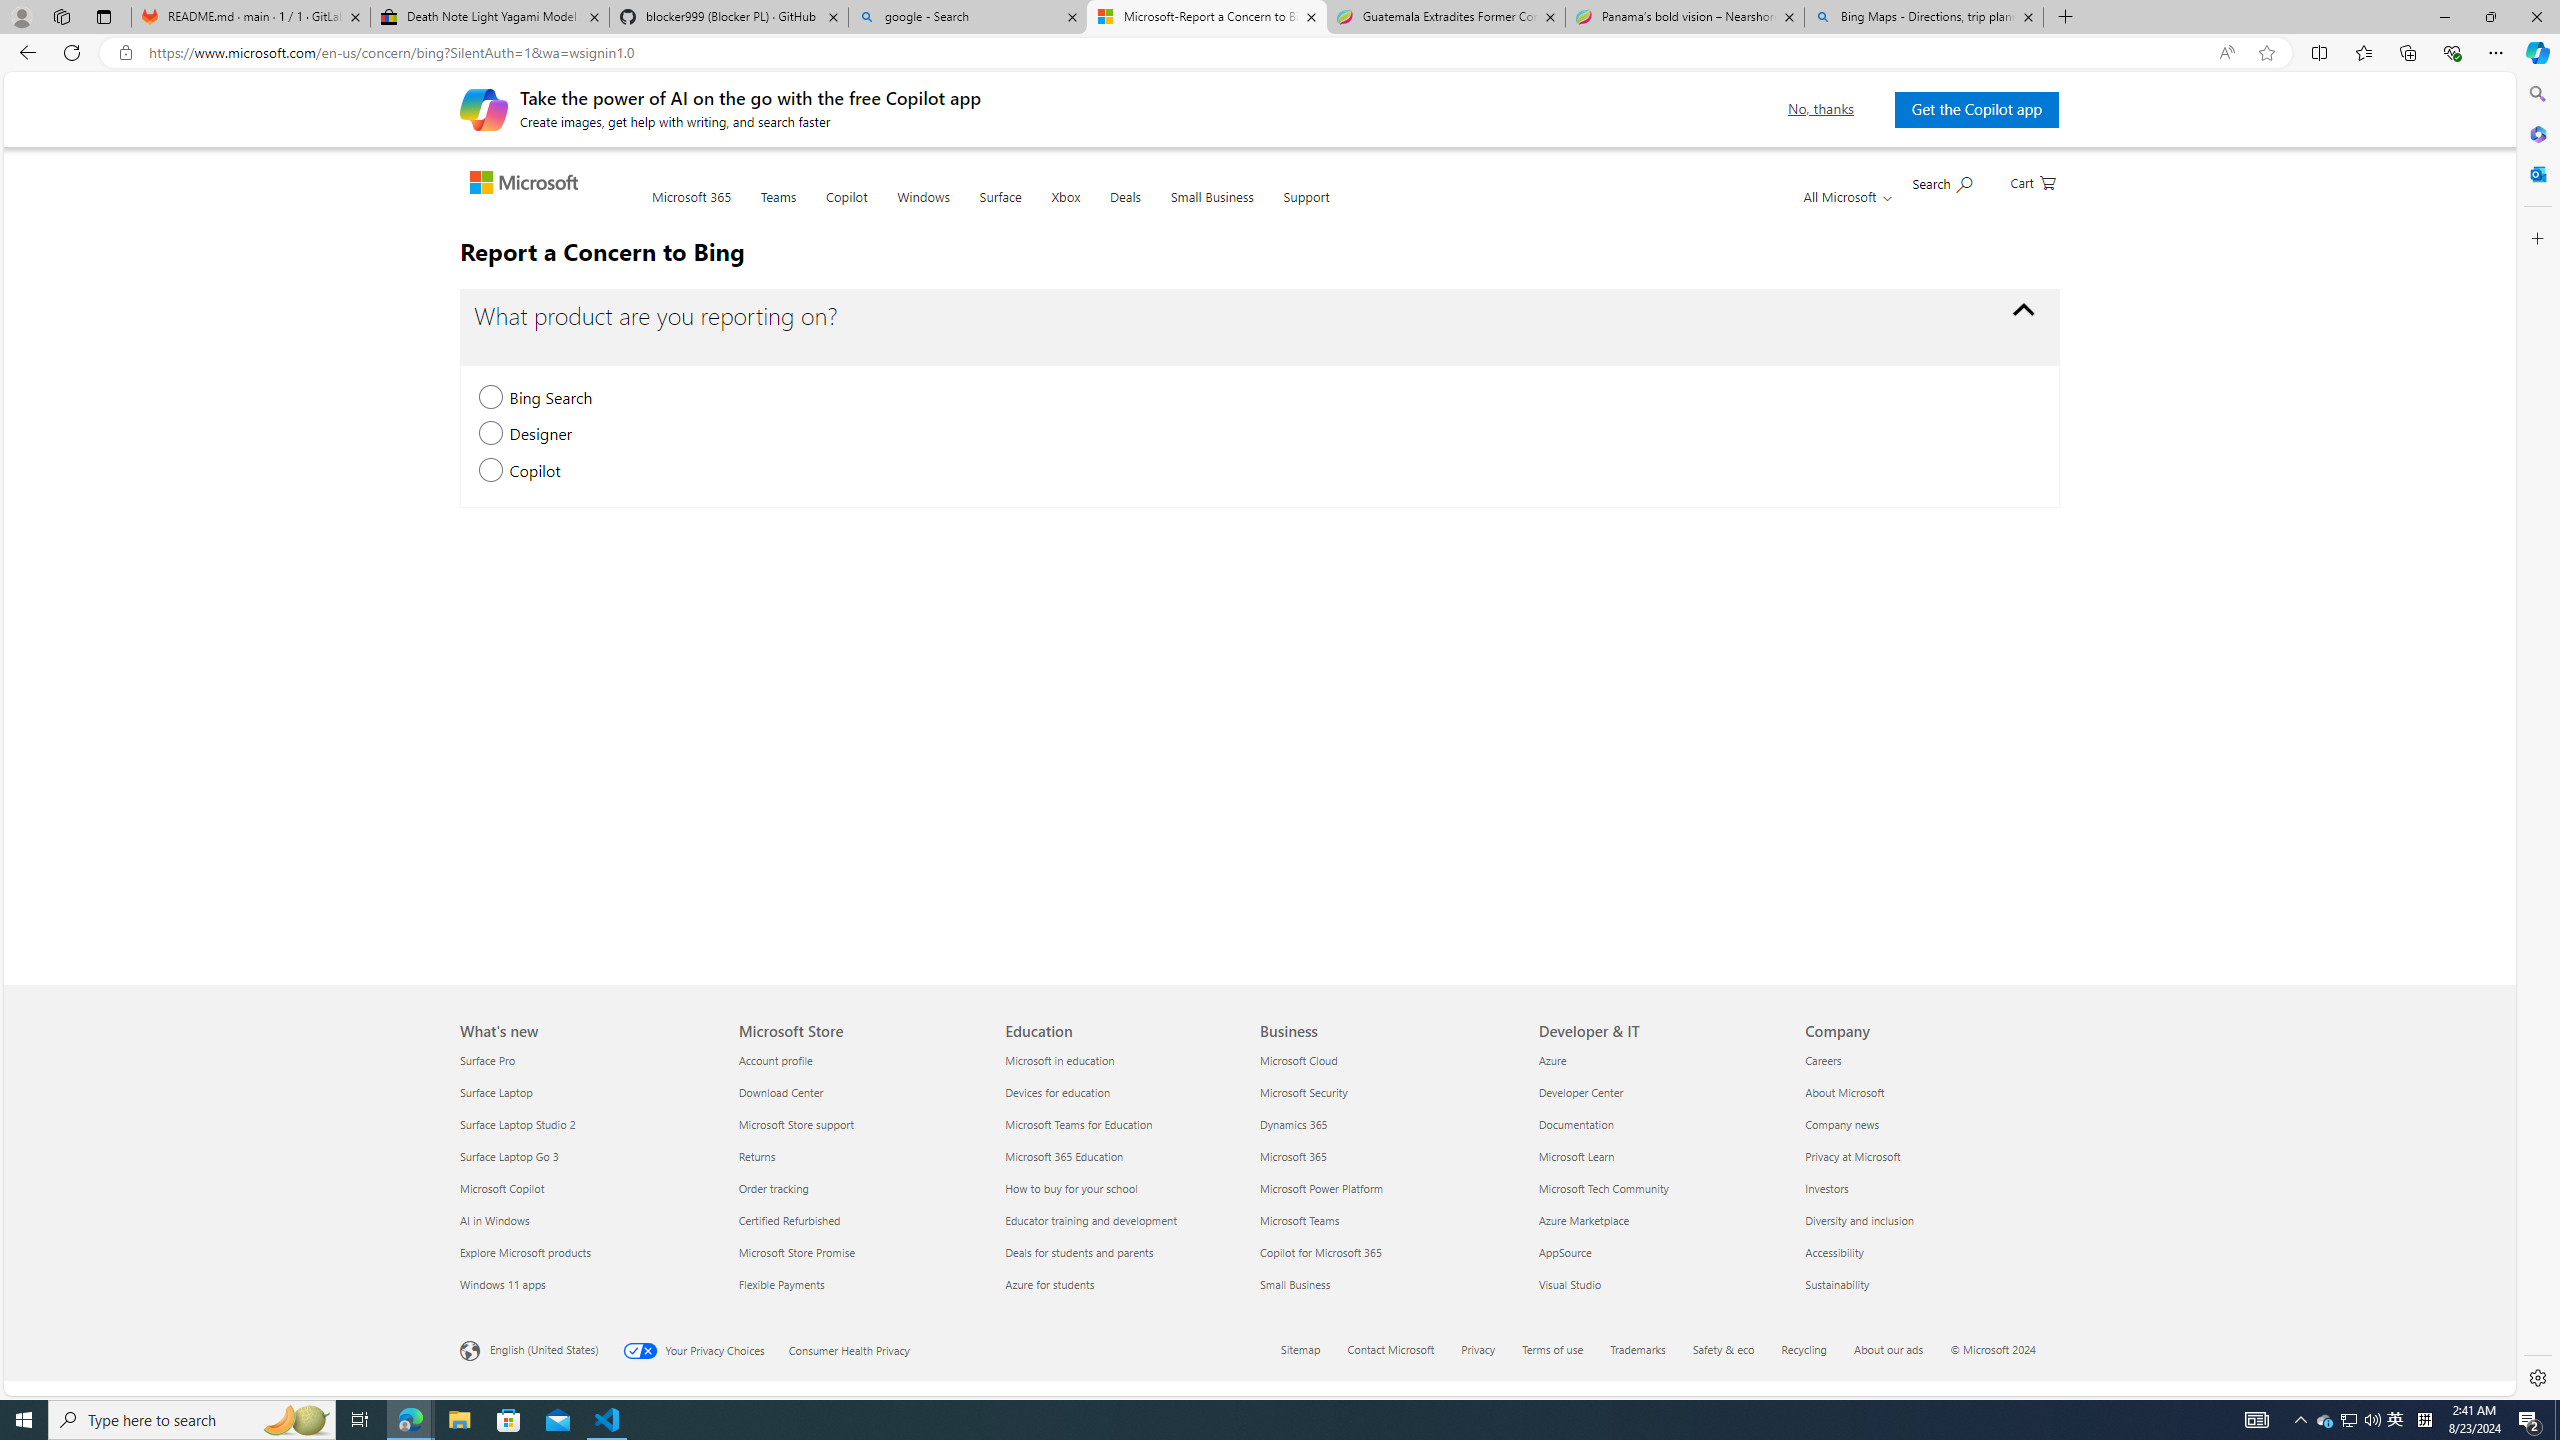  Describe the element at coordinates (1575, 1154) in the screenshot. I see `'Microsoft Learn Developer & IT'` at that location.